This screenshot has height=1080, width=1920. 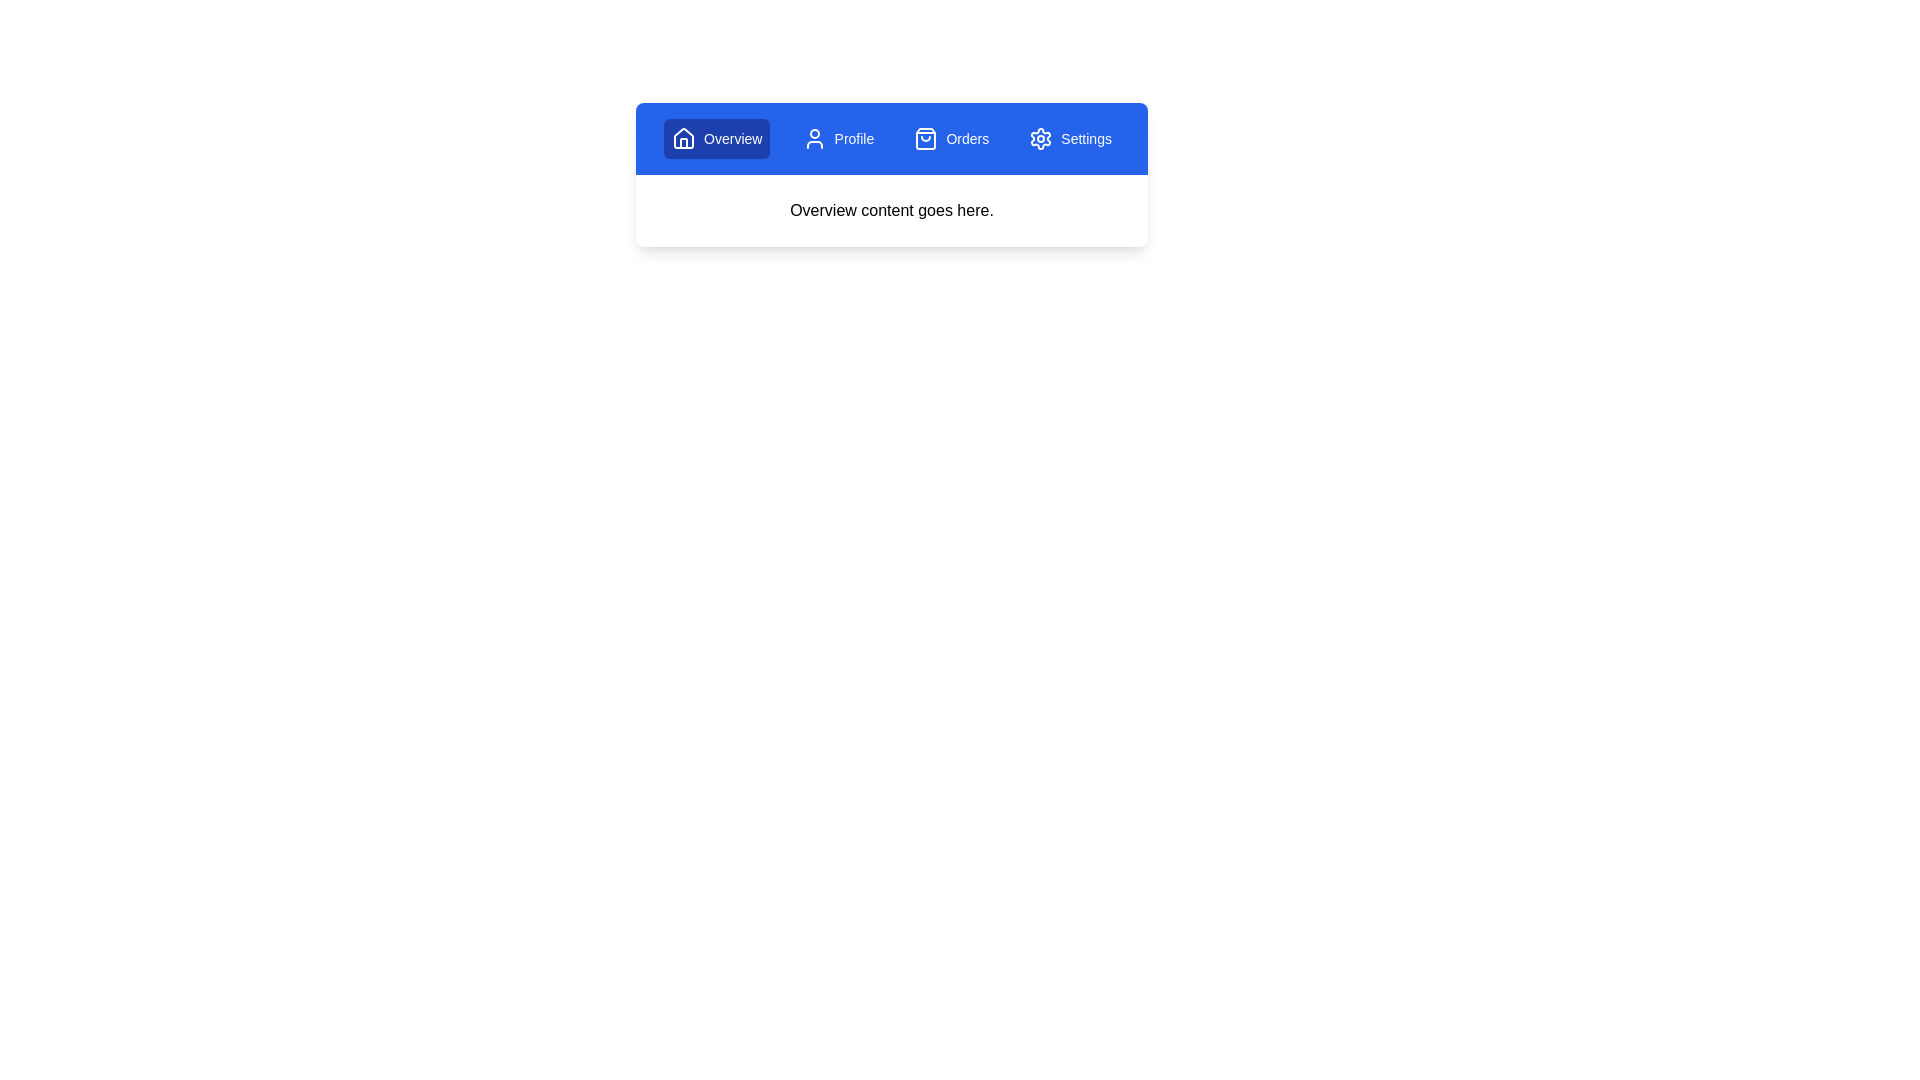 I want to click on the 'Orders' icon in the navigation bar, so click(x=925, y=137).